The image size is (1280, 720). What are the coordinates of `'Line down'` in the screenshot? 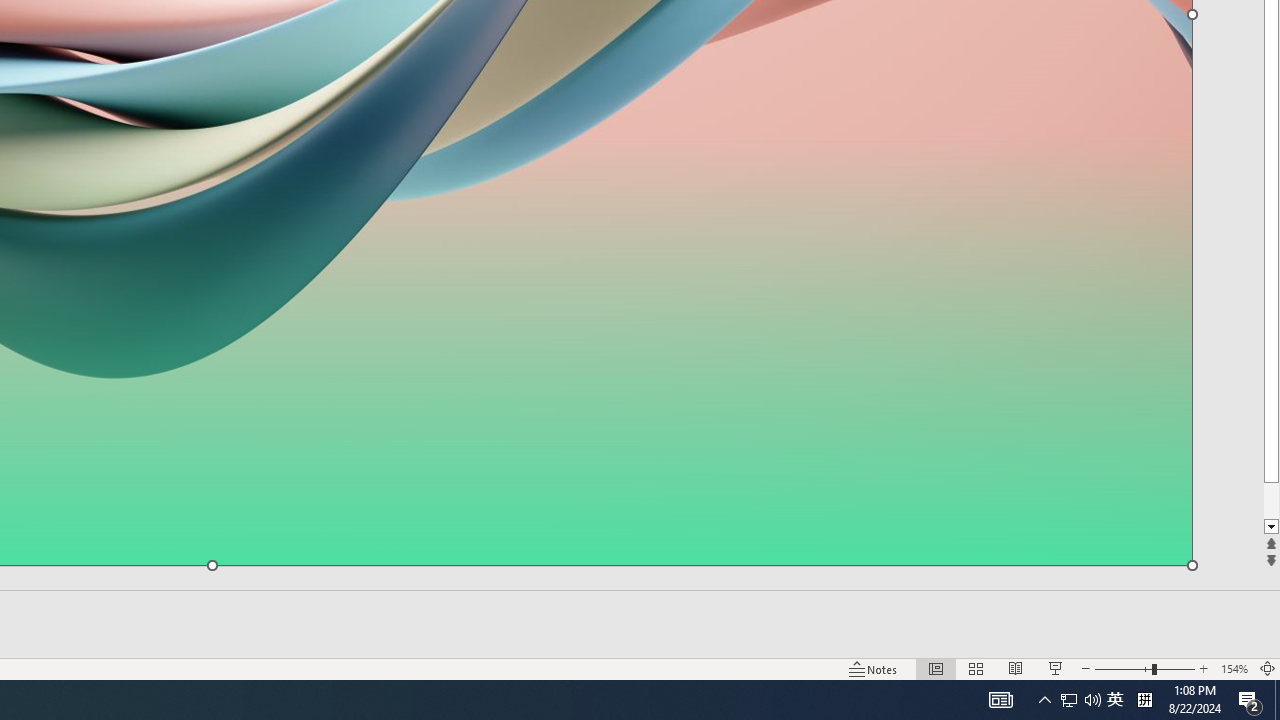 It's located at (1270, 526).